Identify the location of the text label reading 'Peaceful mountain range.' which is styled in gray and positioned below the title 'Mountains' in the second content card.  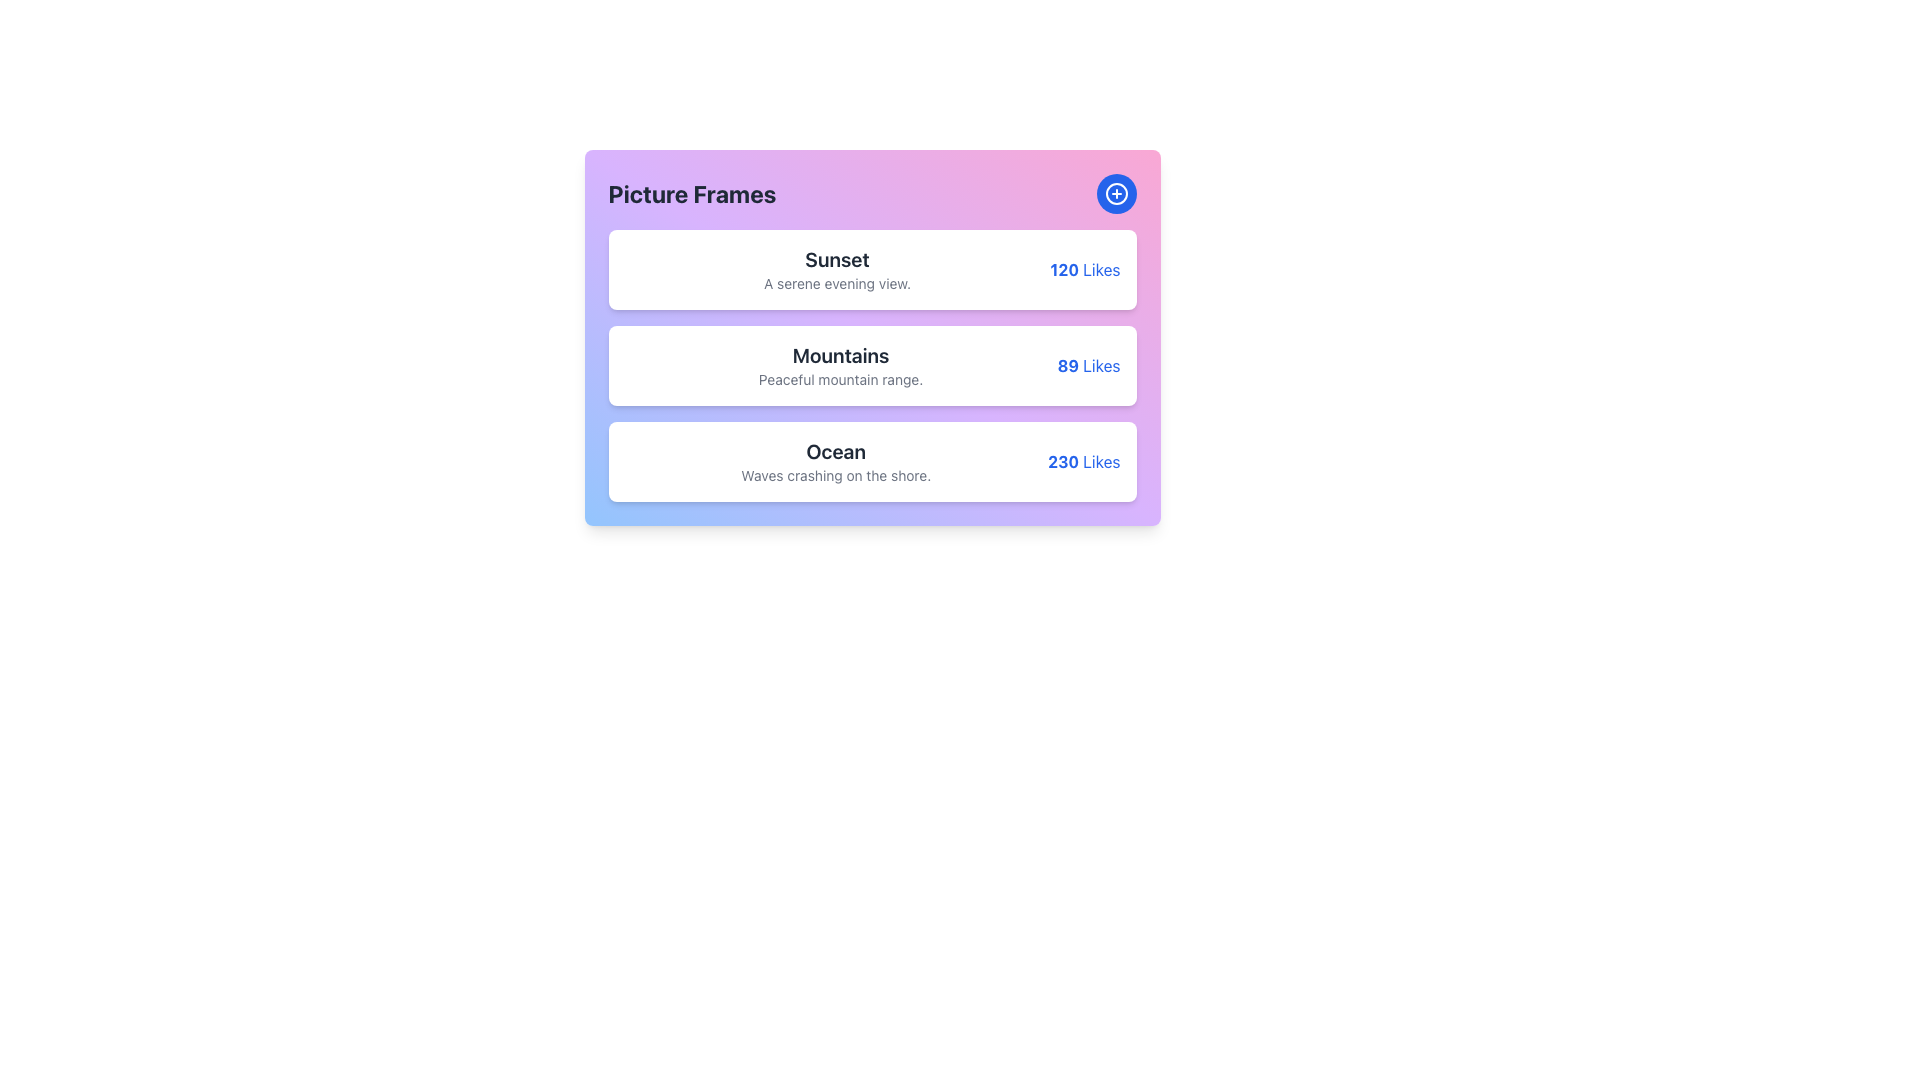
(841, 380).